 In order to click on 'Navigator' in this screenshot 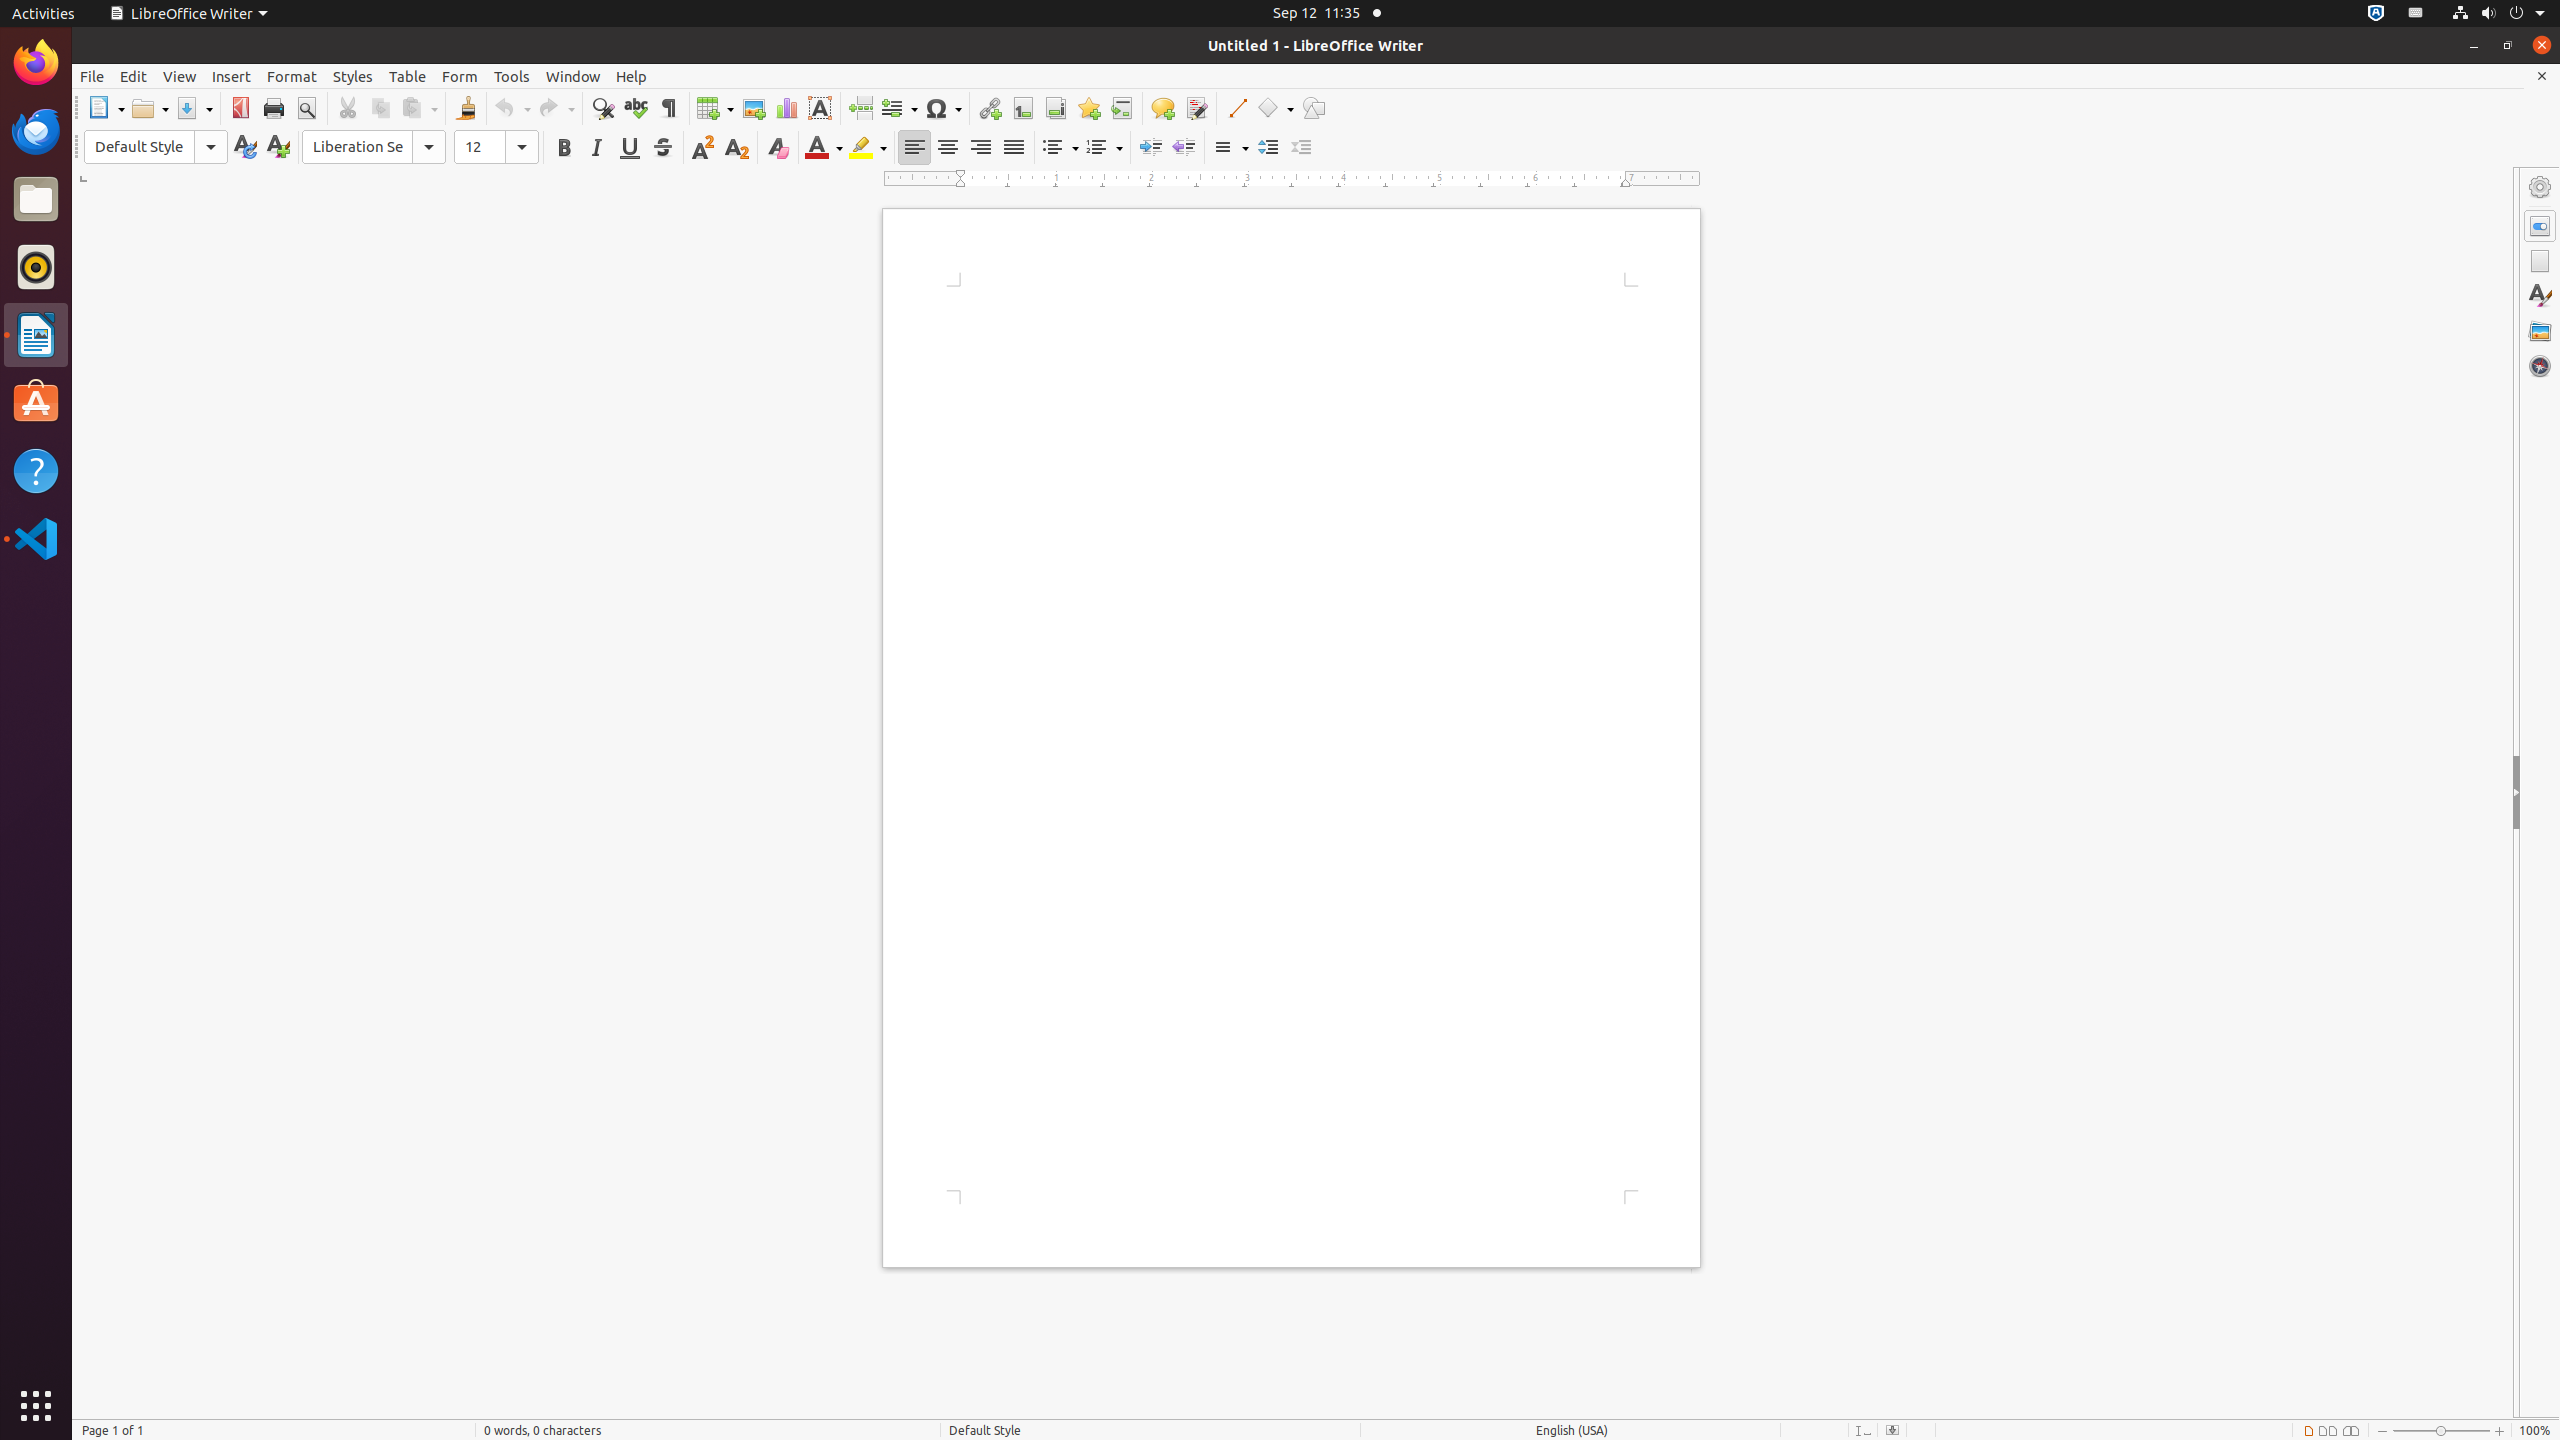, I will do `click(2539, 365)`.